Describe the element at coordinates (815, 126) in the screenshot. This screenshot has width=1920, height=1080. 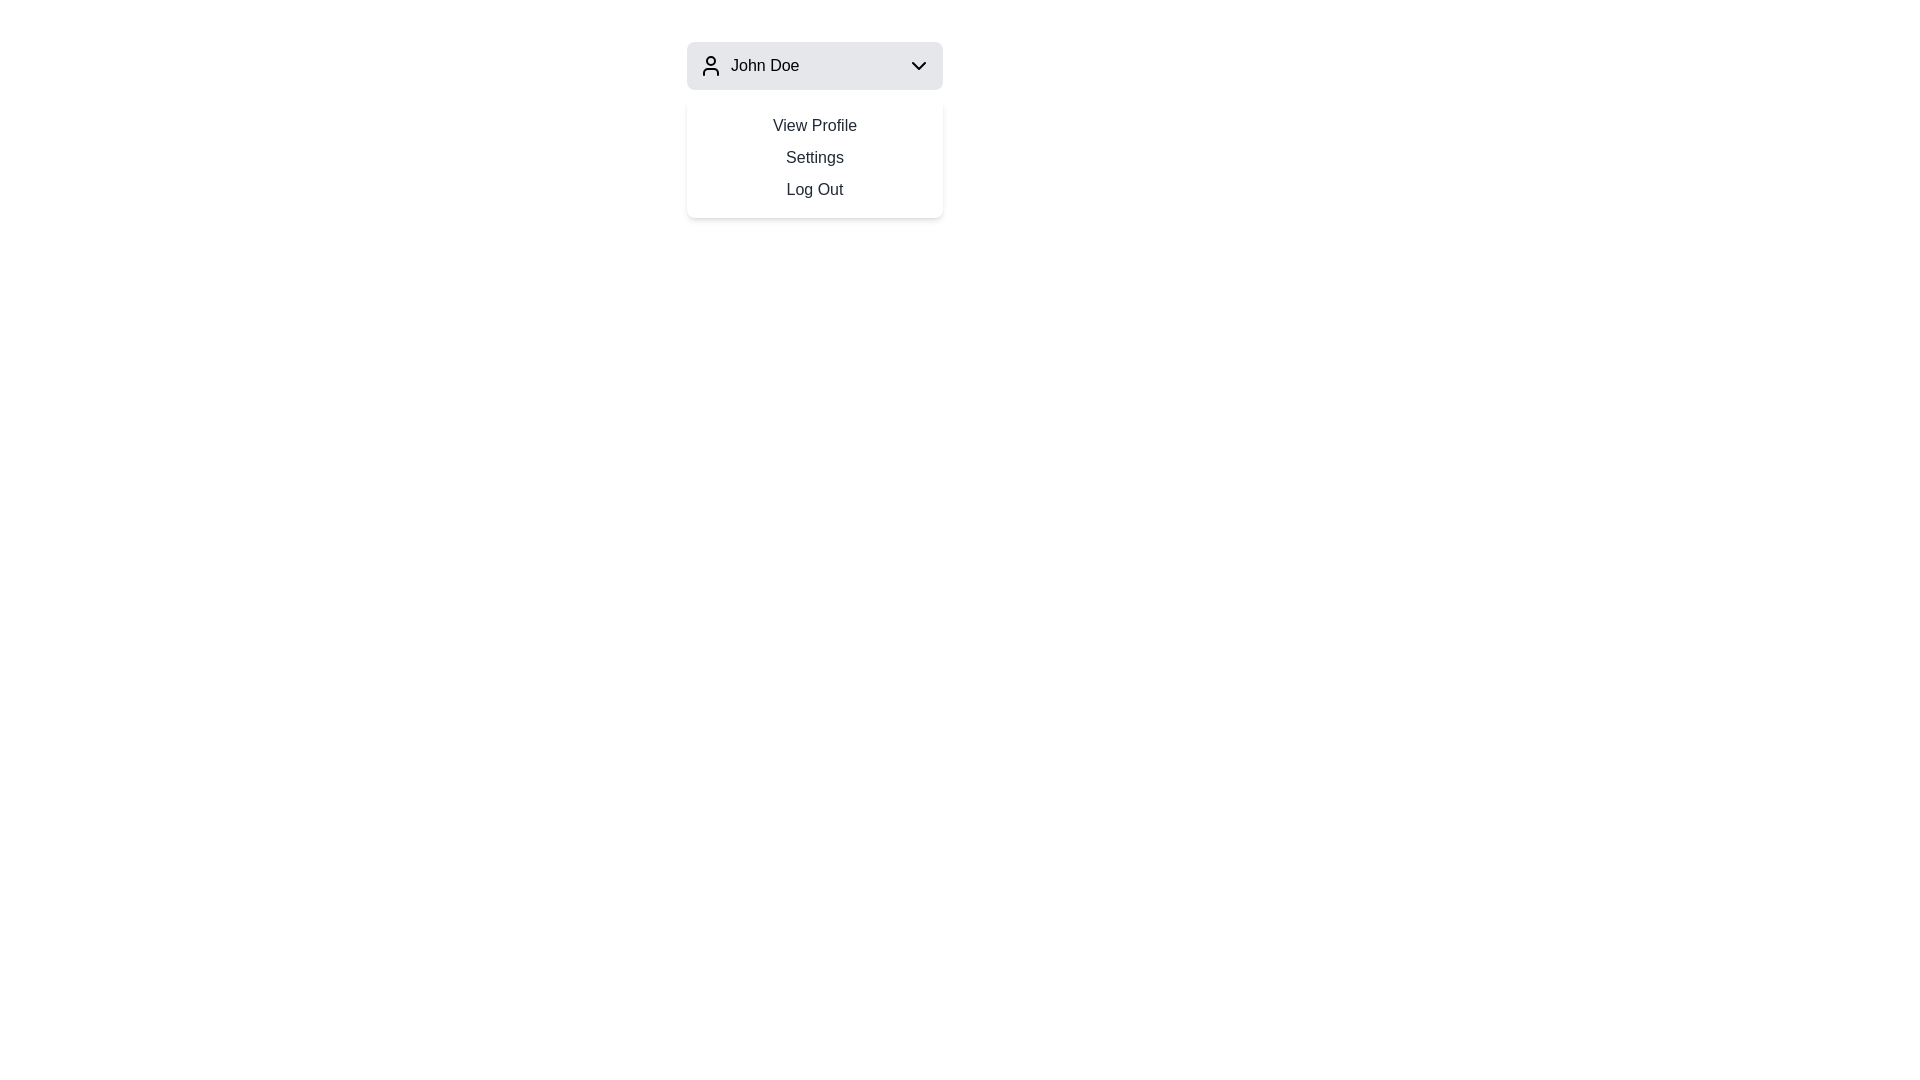
I see `the static text element that provides navigation to the user's profile page, which is the first item in a vertical menu below the header 'John Doe'` at that location.